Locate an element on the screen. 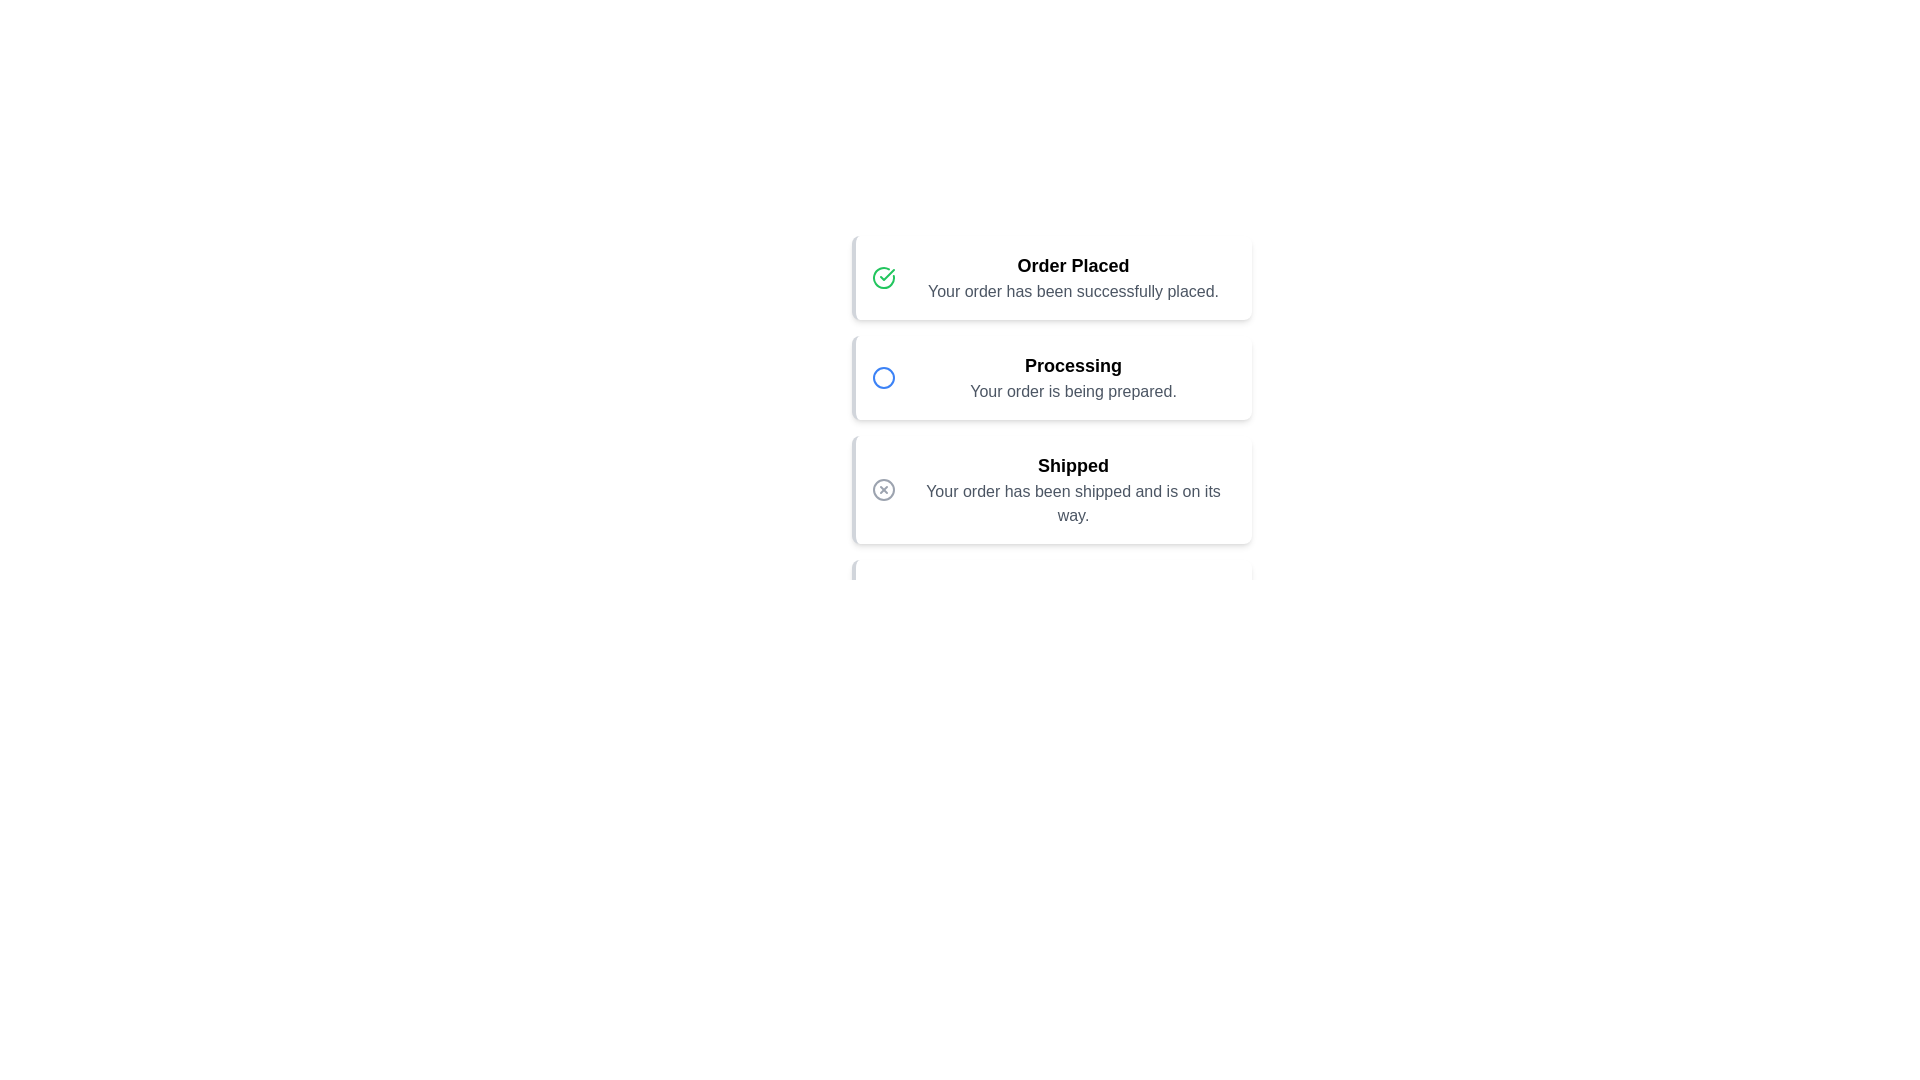  the title 'Order Placed' to select its text is located at coordinates (1072, 265).